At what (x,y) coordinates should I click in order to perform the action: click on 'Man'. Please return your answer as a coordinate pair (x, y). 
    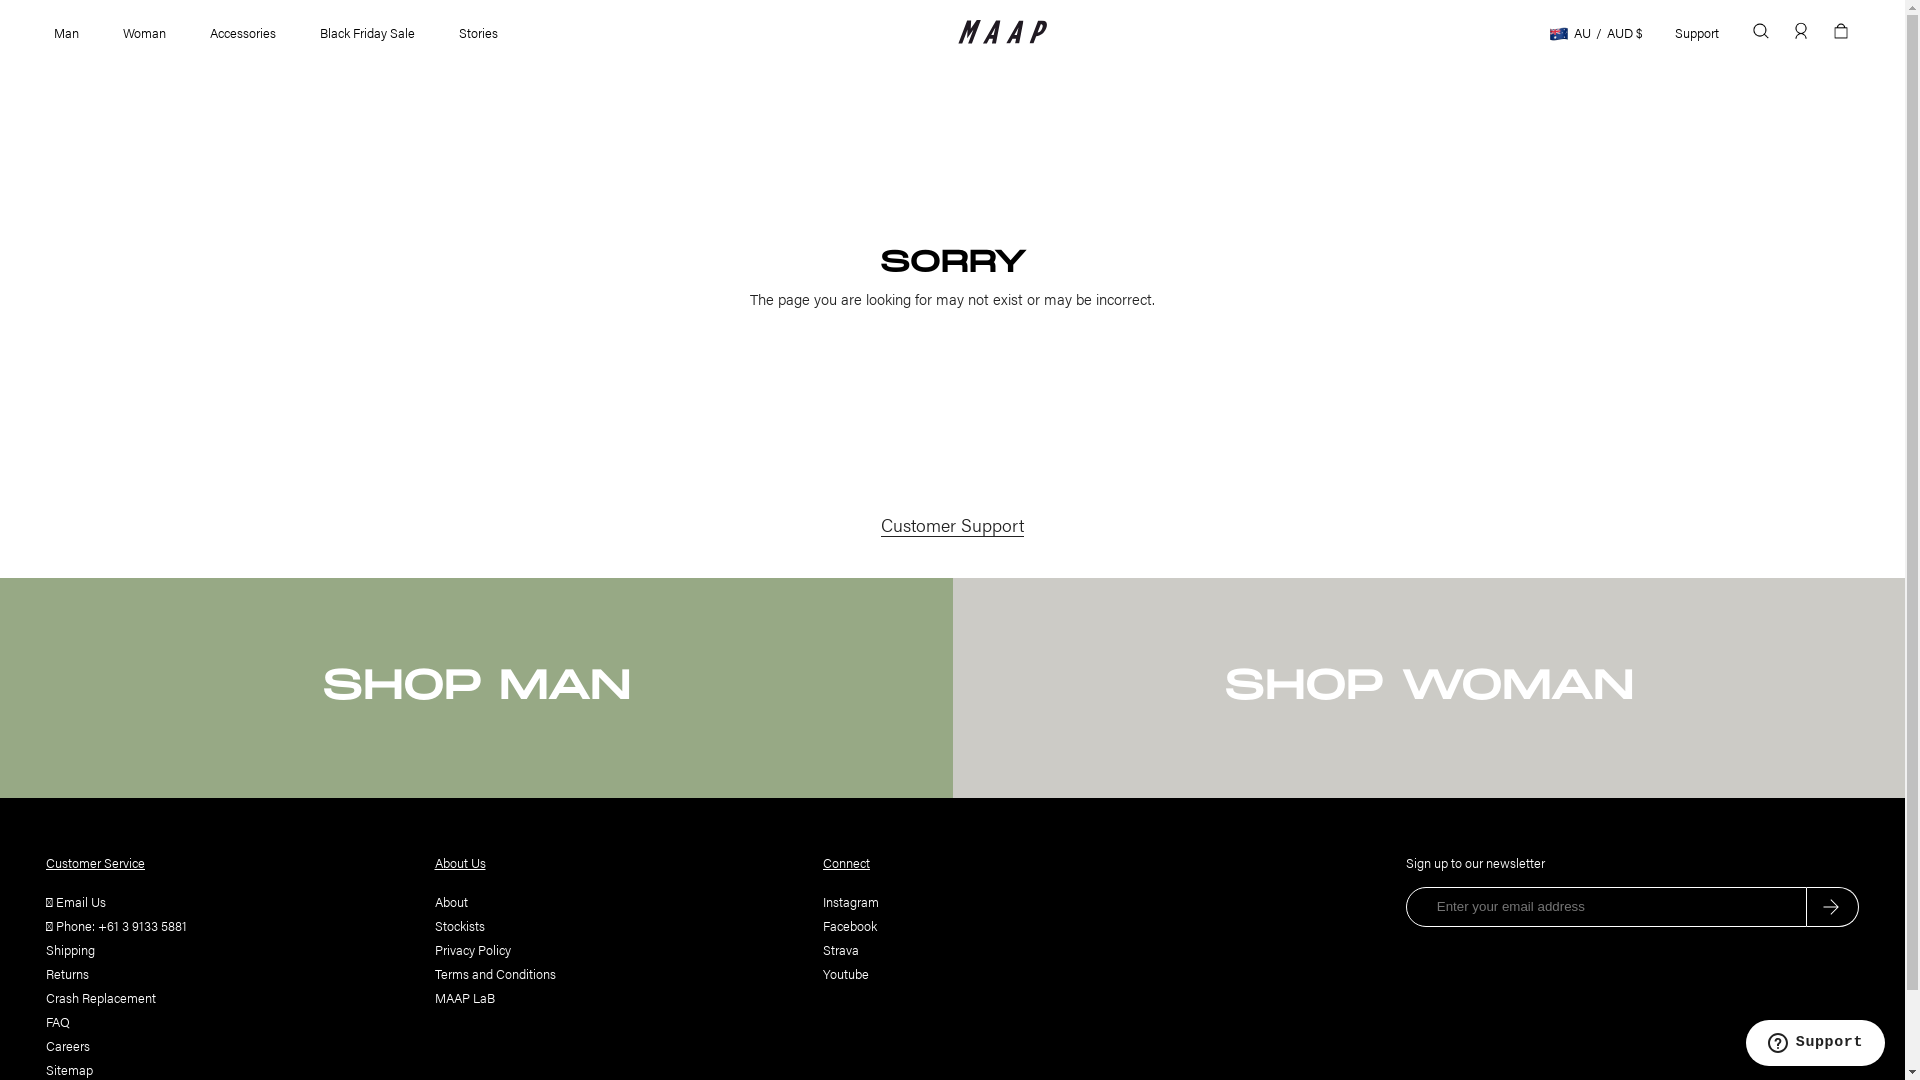
    Looking at the image, I should click on (66, 32).